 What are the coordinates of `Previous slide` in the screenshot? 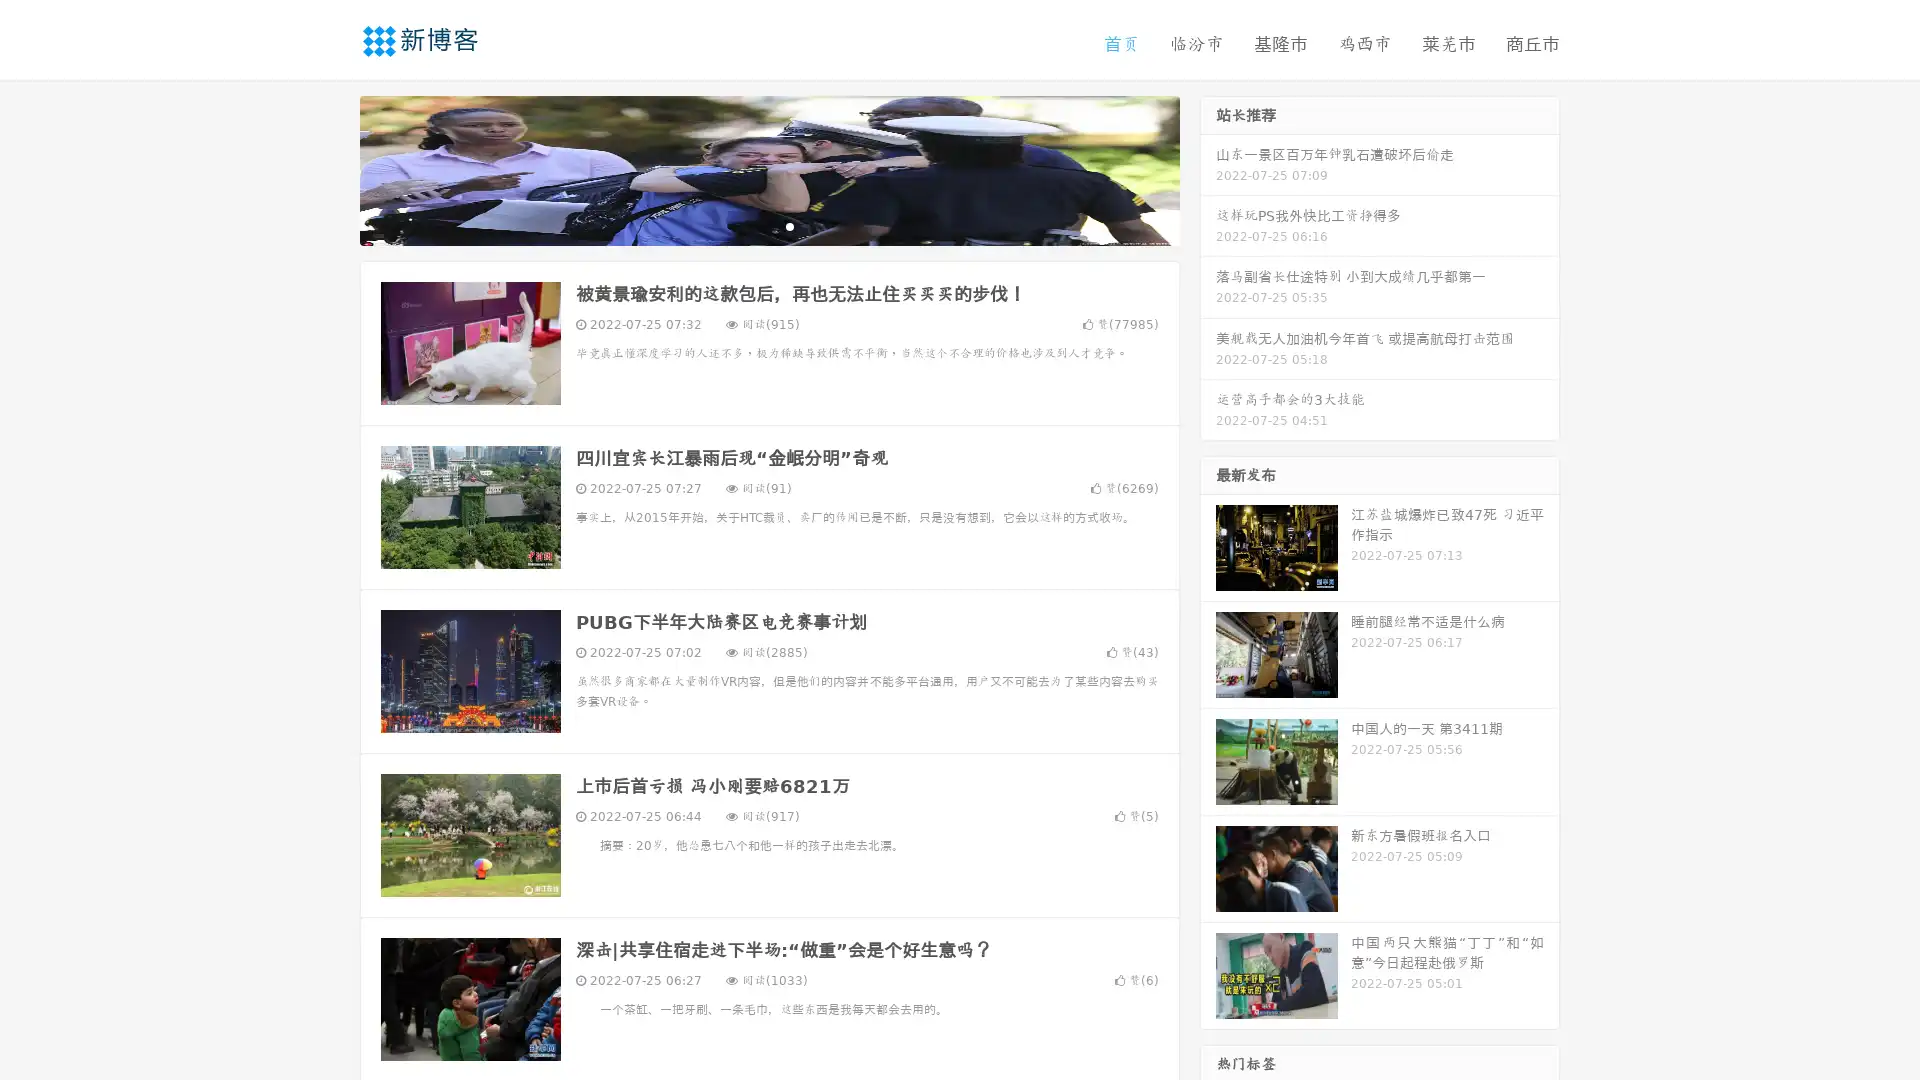 It's located at (330, 168).